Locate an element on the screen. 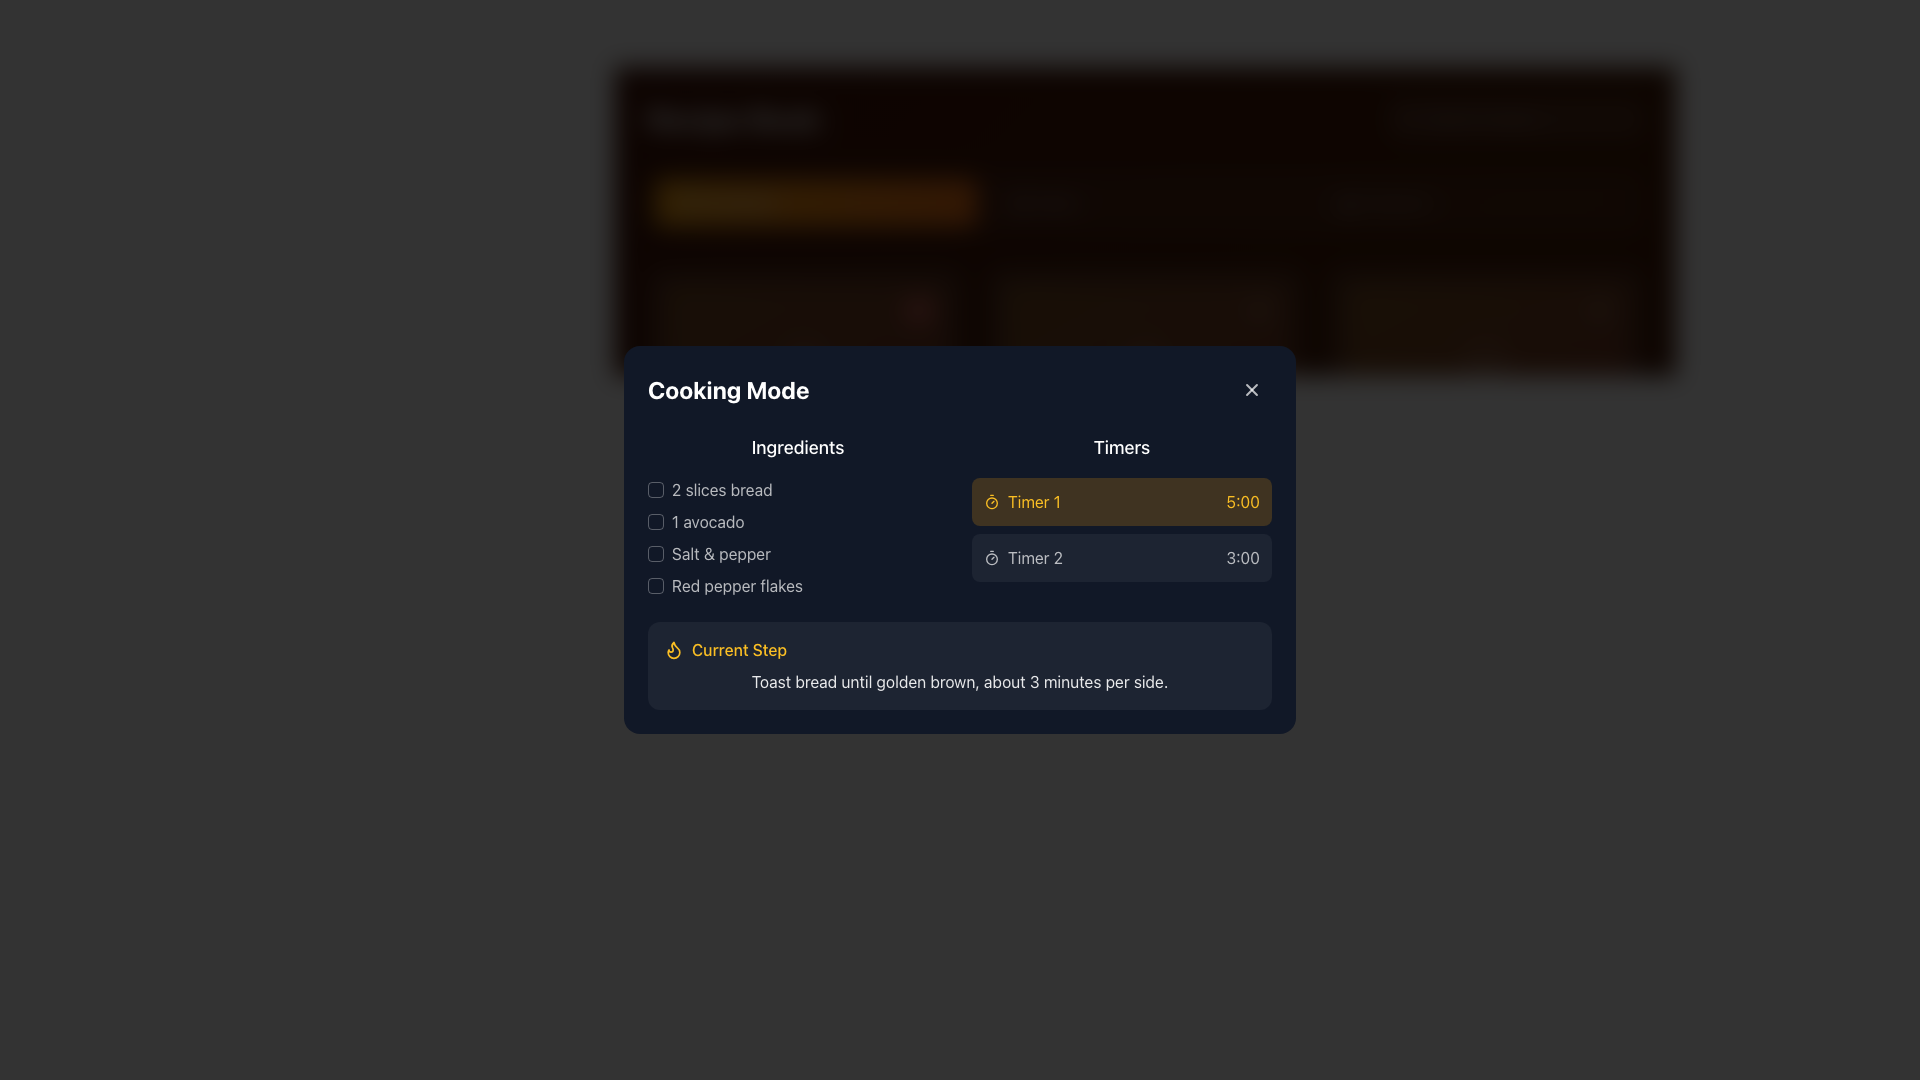 The image size is (1920, 1080). the 'Timer 1' label which displays the text in bold font style, positioned next to a clock icon within the 'Timers' section is located at coordinates (1034, 500).